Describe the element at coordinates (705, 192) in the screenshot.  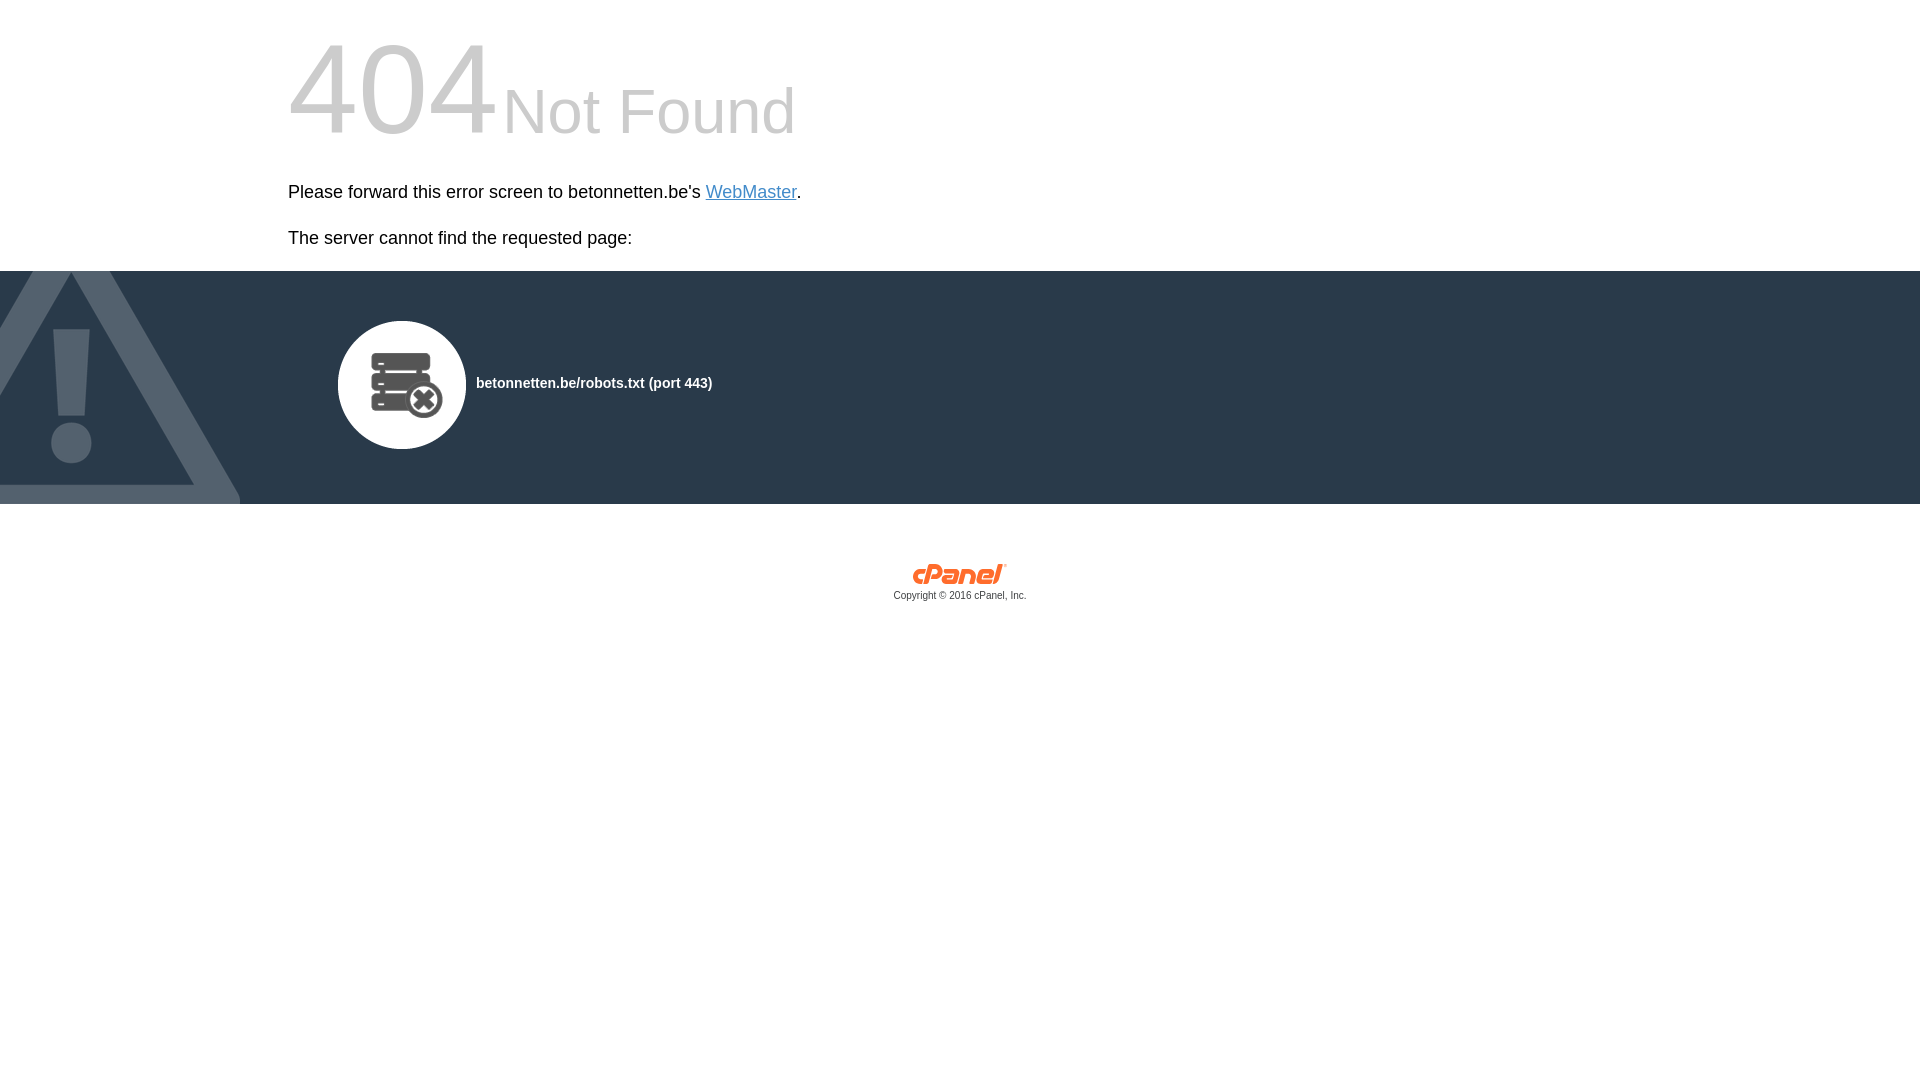
I see `'WebMaster'` at that location.